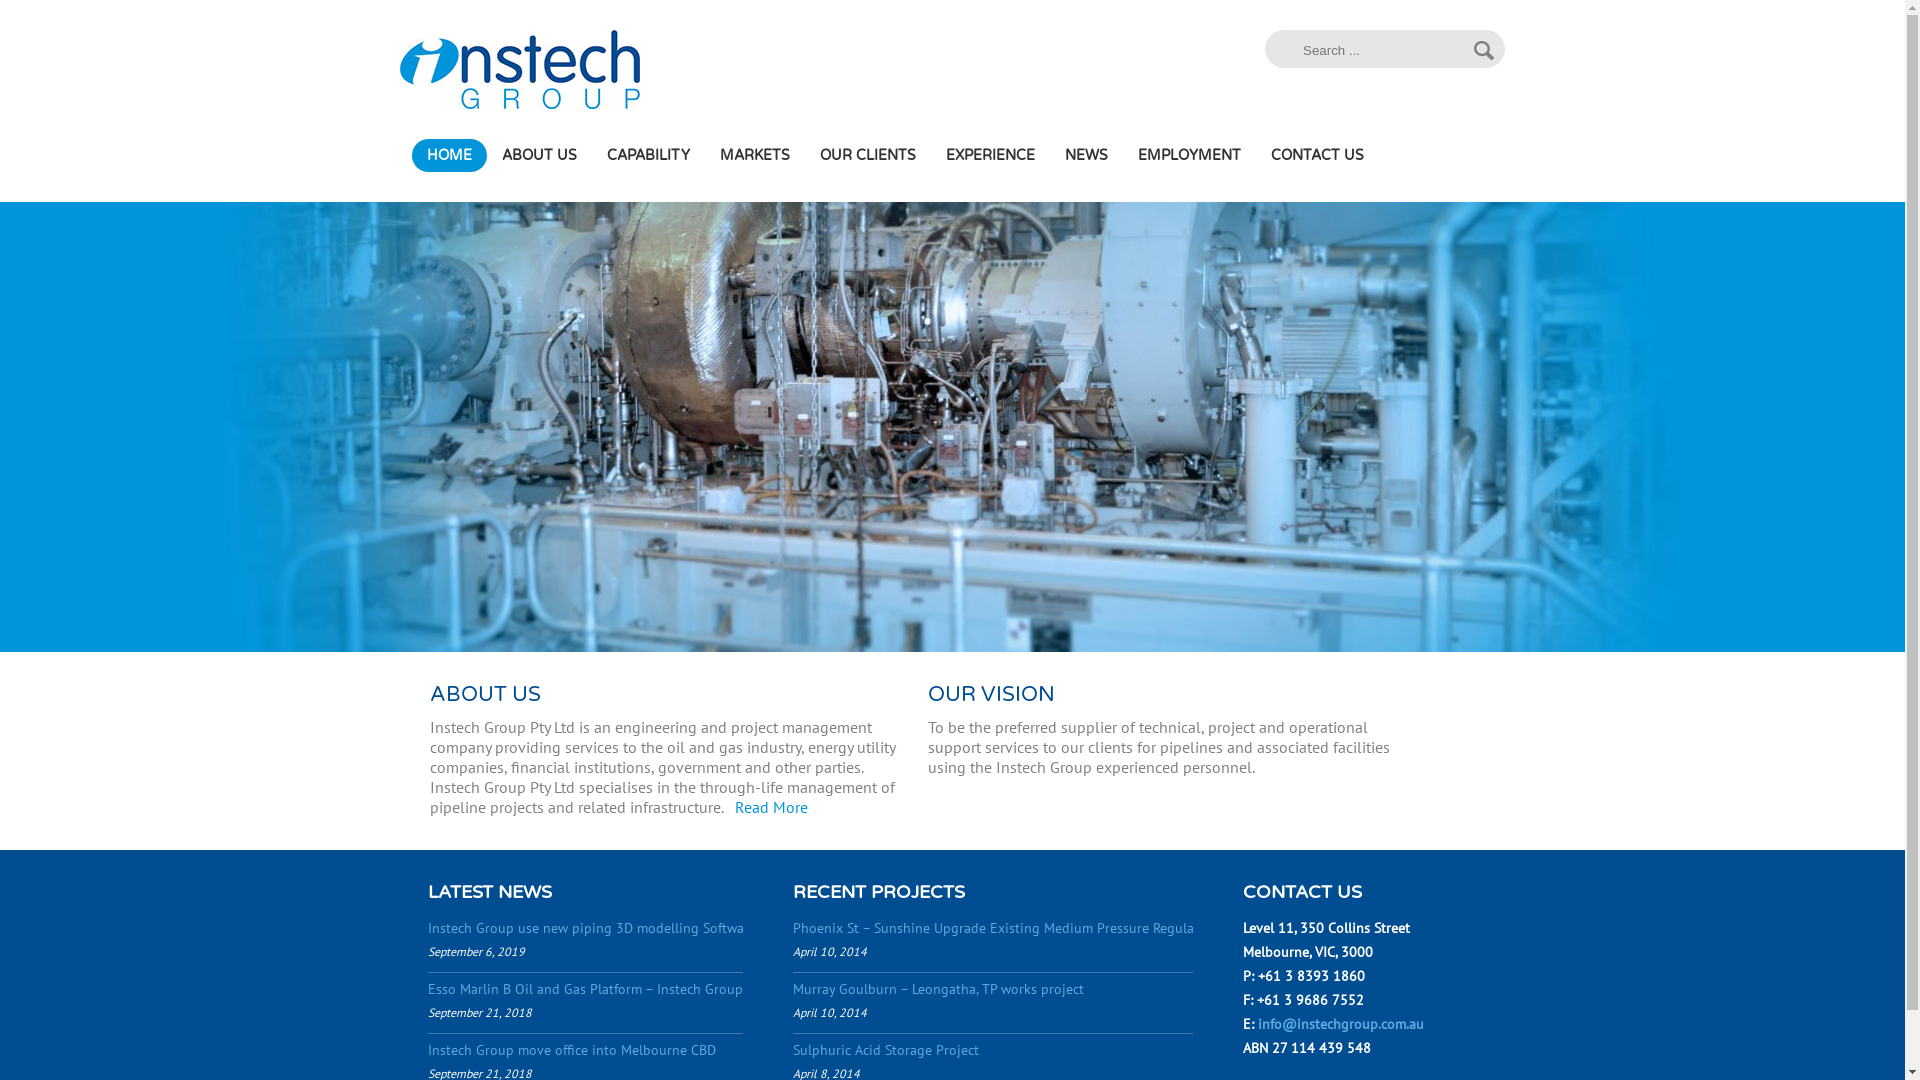 The width and height of the screenshot is (1920, 1080). I want to click on 'EMPLOYMENT', so click(1189, 154).